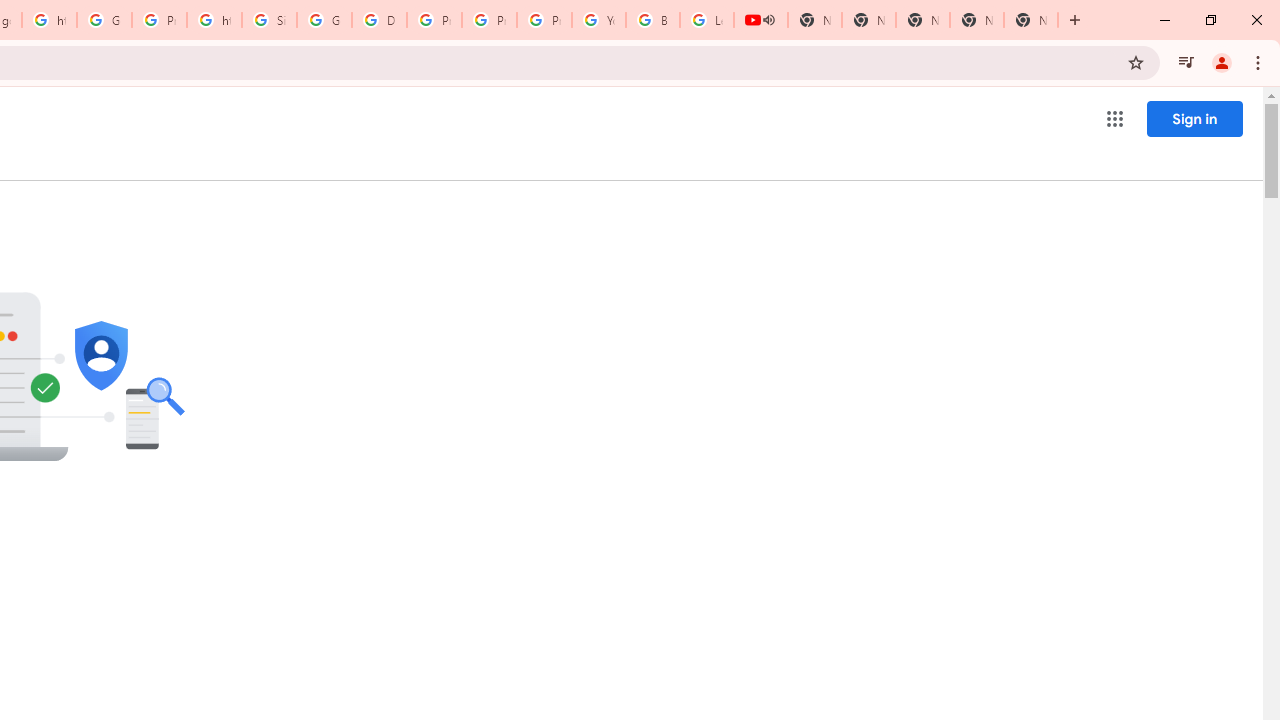  Describe the element at coordinates (489, 20) in the screenshot. I see `'Privacy Help Center - Policies Help'` at that location.